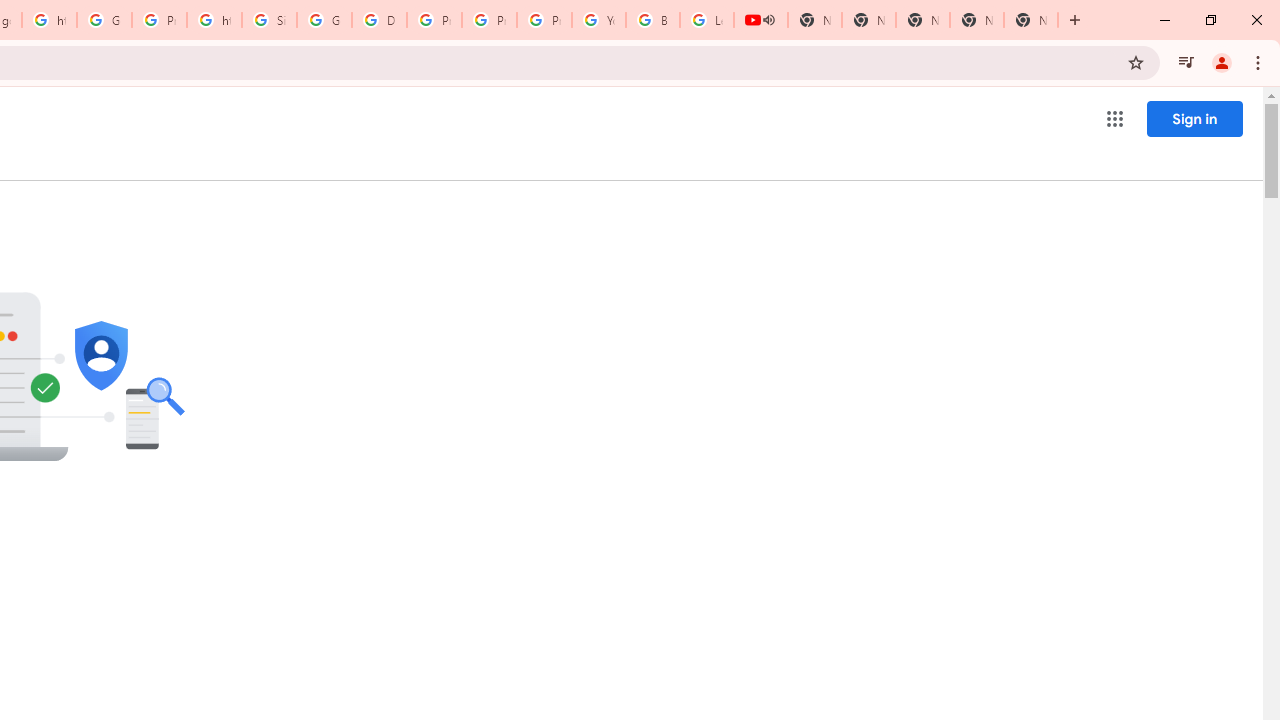  Describe the element at coordinates (489, 20) in the screenshot. I see `'Privacy Help Center - Policies Help'` at that location.